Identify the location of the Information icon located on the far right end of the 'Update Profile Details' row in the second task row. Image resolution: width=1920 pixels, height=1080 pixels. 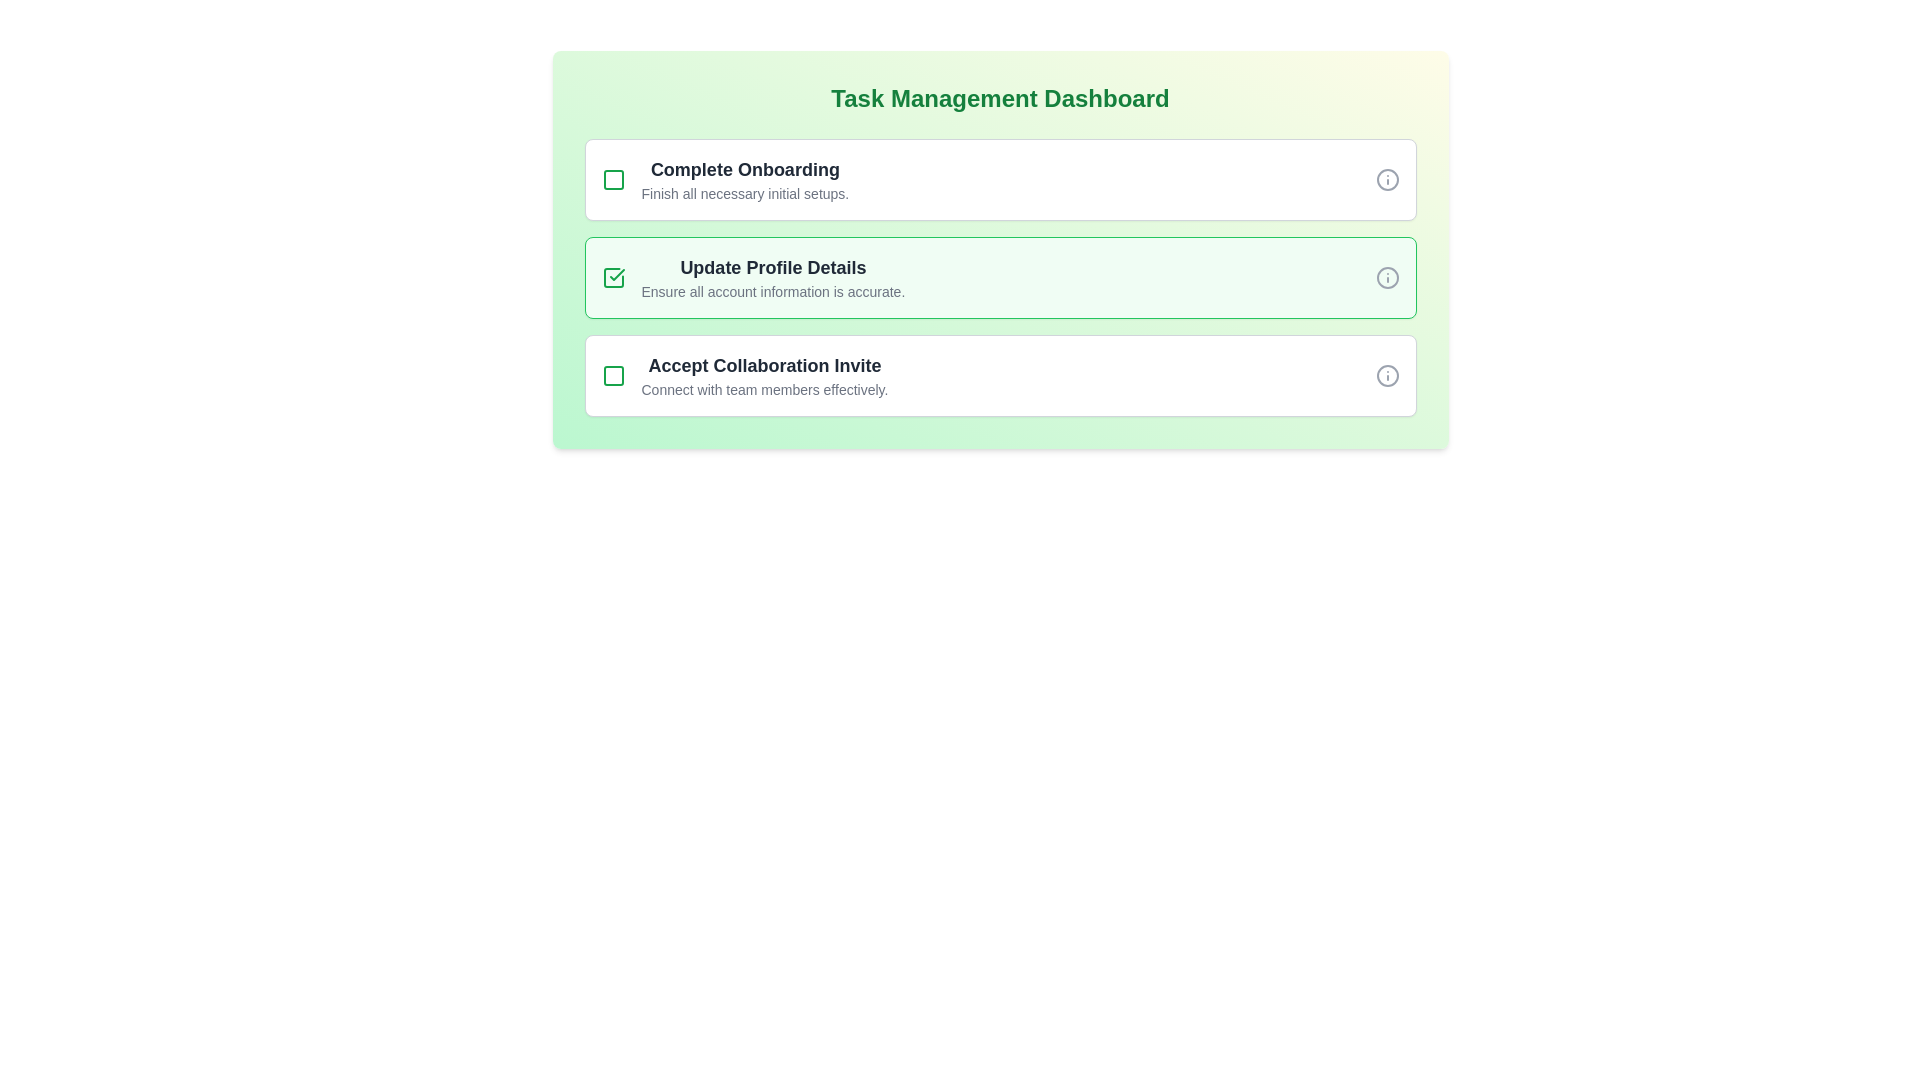
(1386, 277).